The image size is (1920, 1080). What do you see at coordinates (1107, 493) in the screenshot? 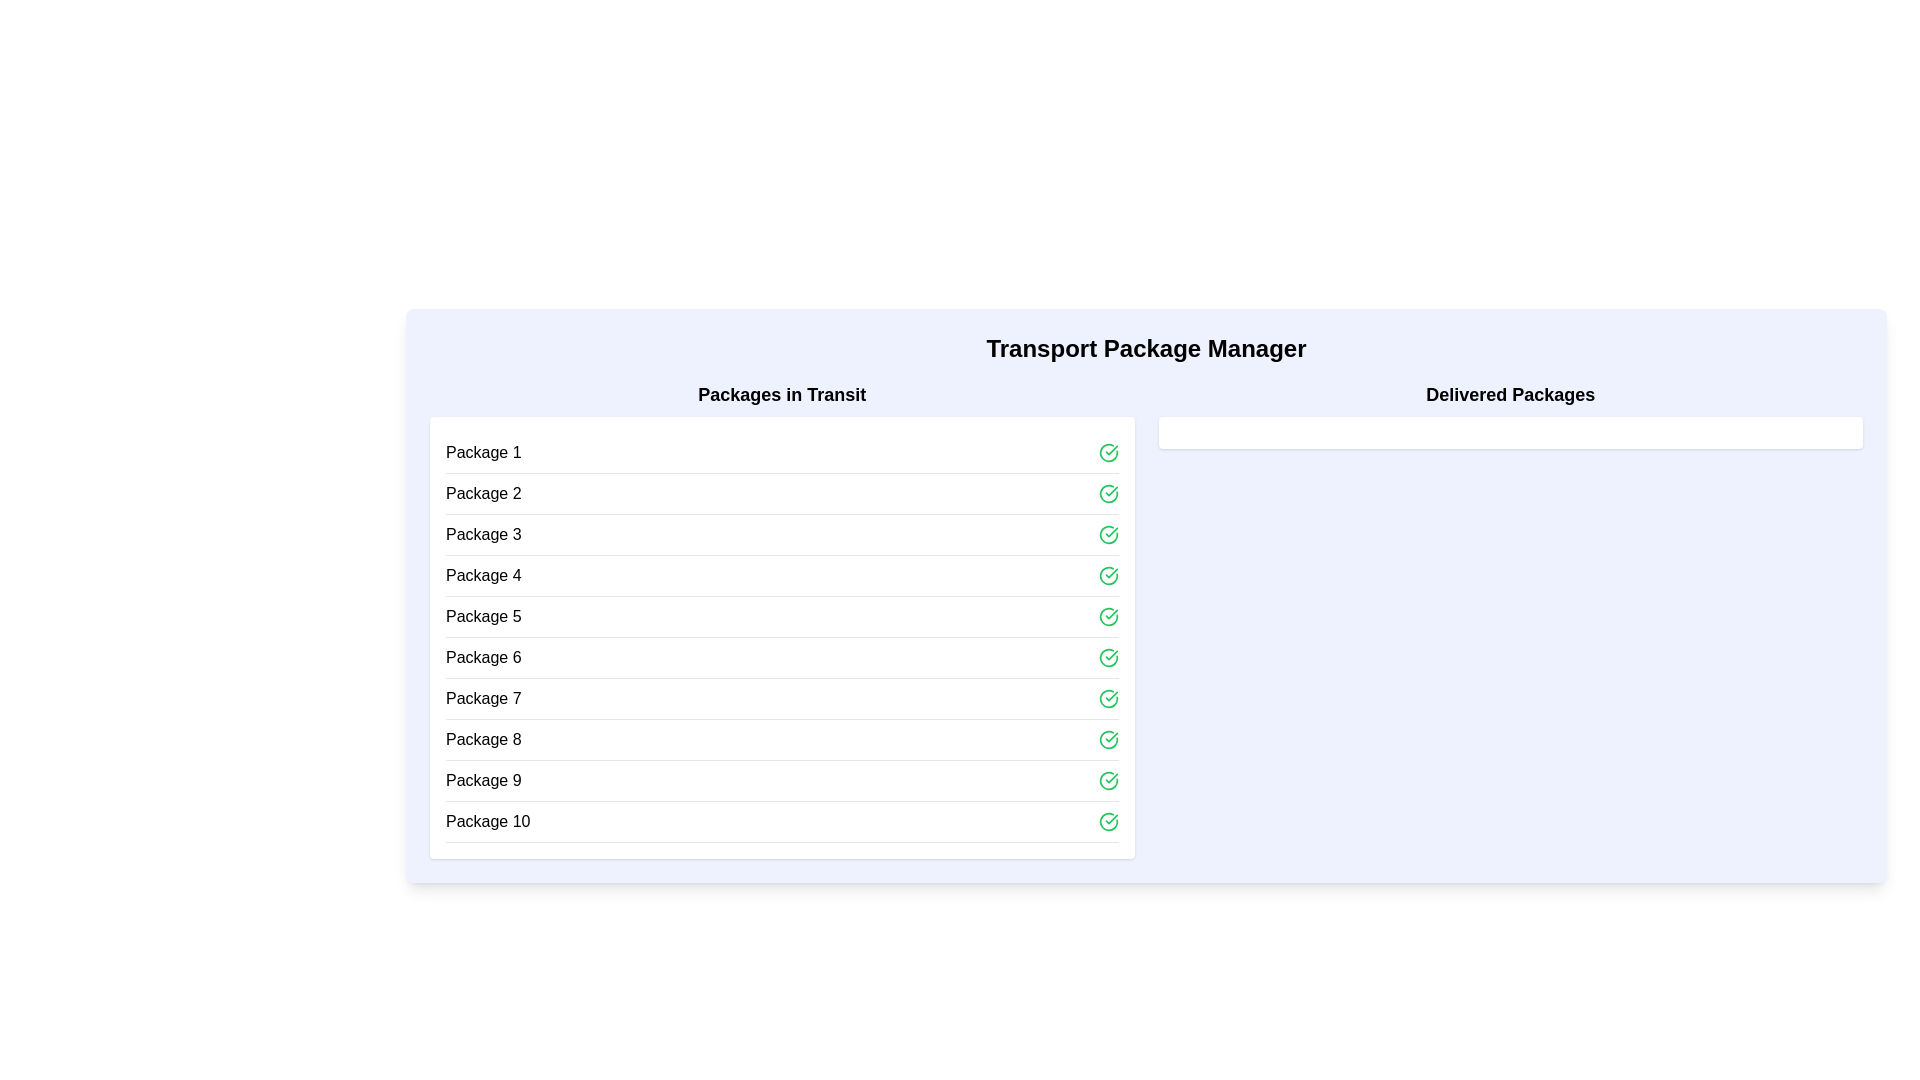
I see `the Interactive icon in the second row of the 'Packages in Transit' section to interact or toggle its state` at bounding box center [1107, 493].